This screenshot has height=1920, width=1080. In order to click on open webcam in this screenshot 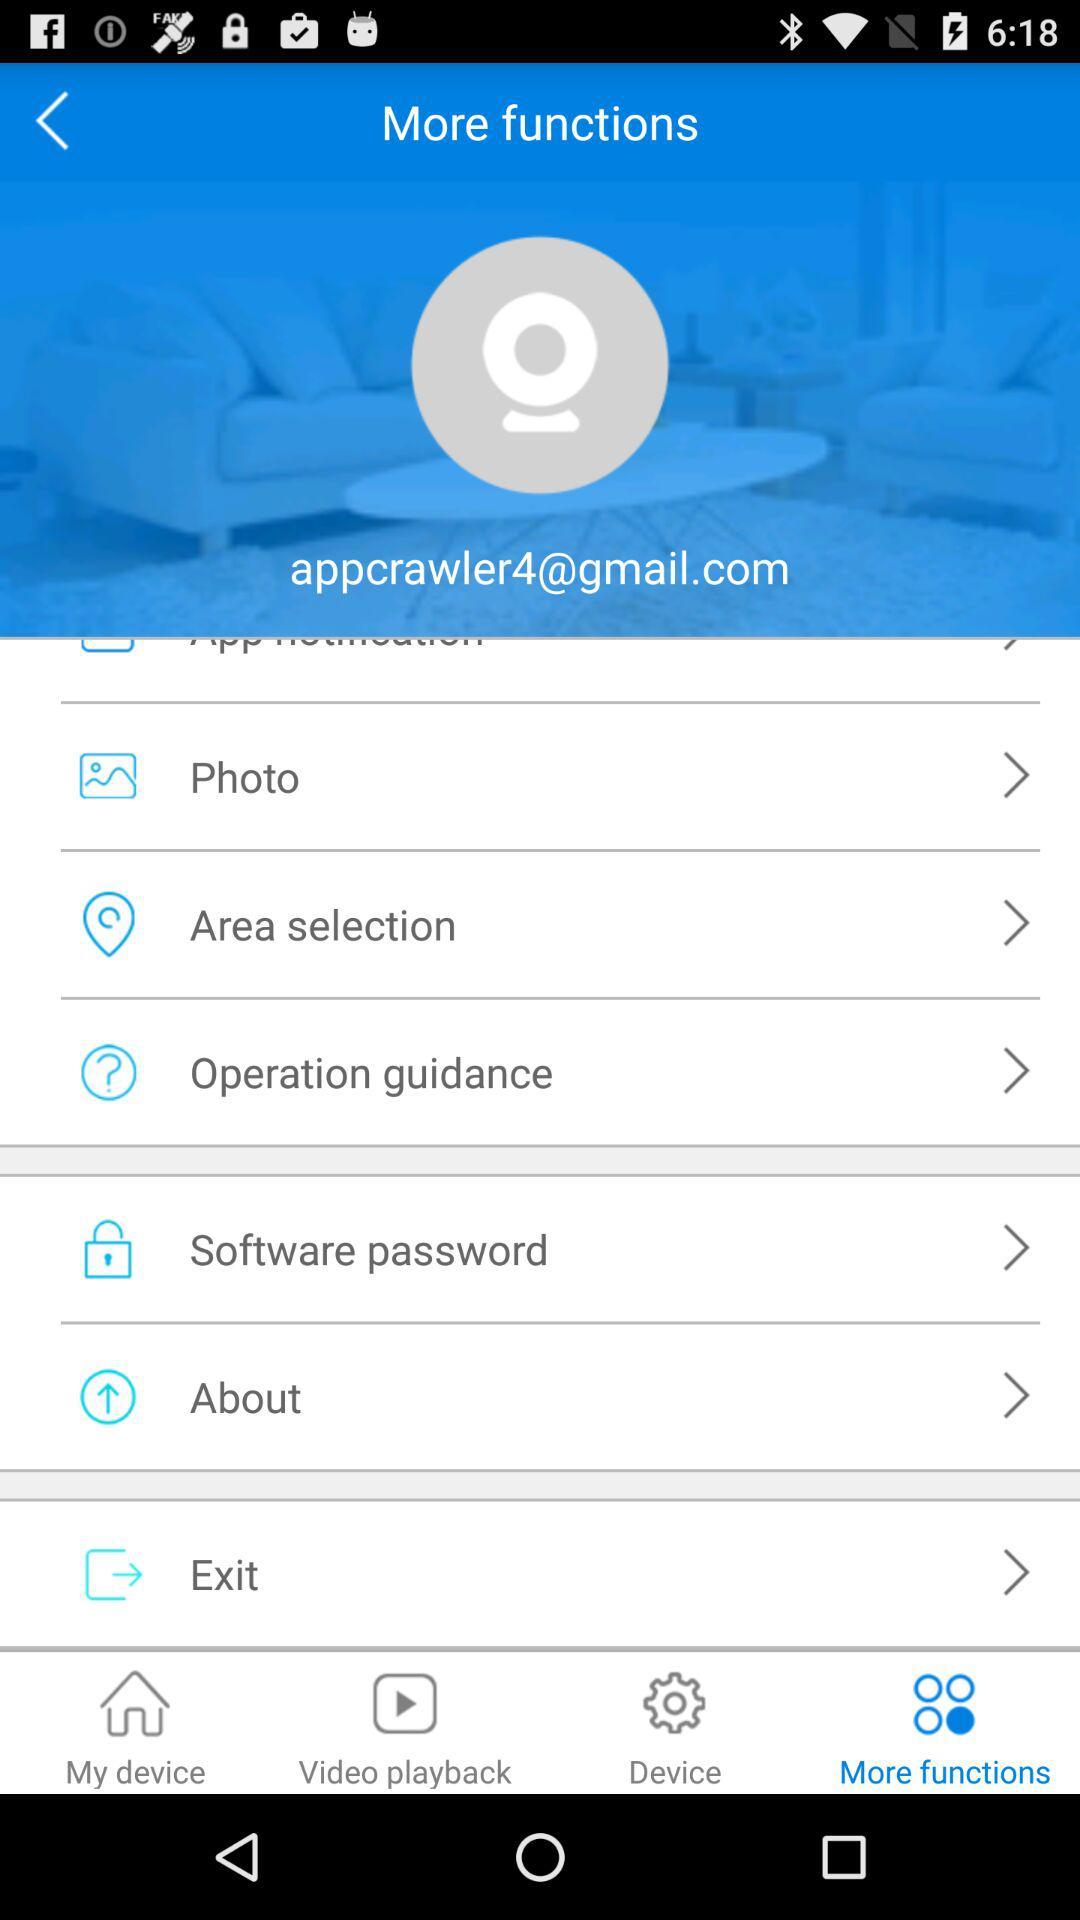, I will do `click(540, 365)`.